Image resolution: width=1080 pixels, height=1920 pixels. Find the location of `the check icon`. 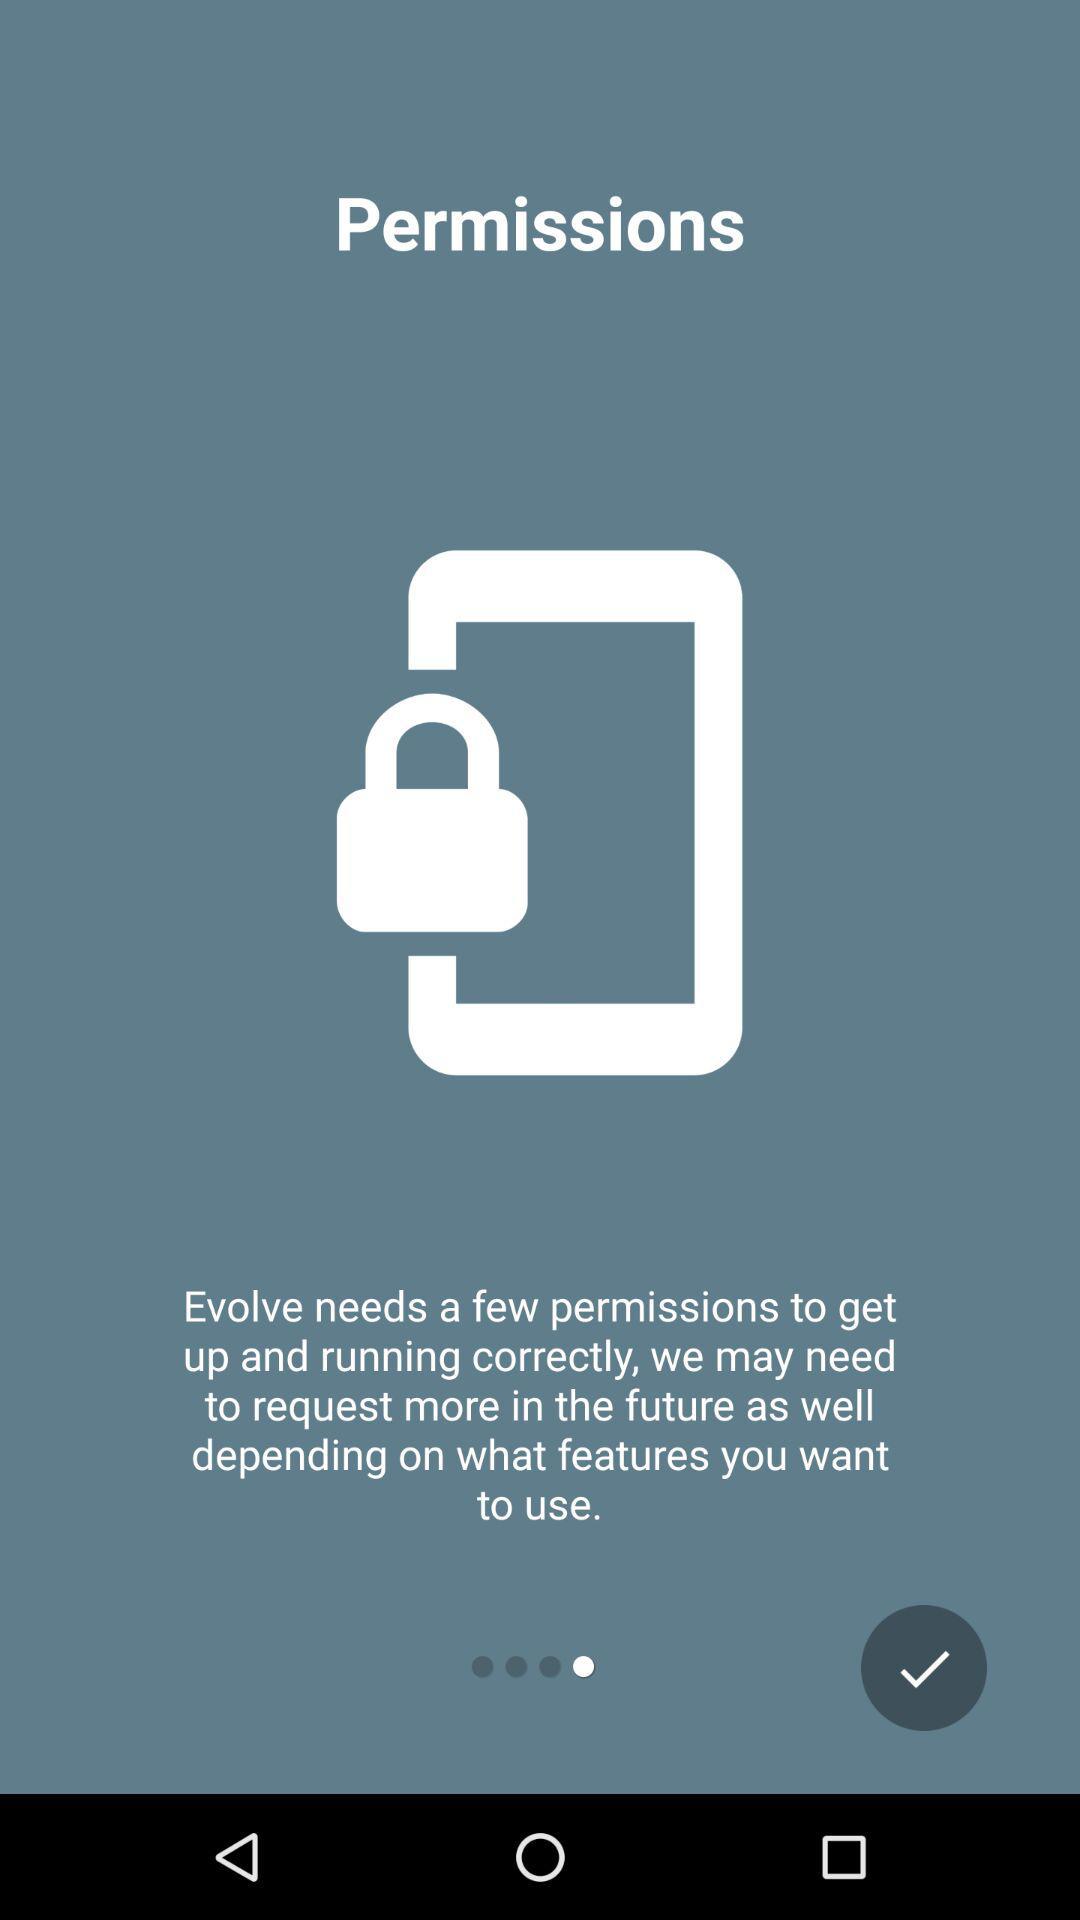

the check icon is located at coordinates (924, 1667).